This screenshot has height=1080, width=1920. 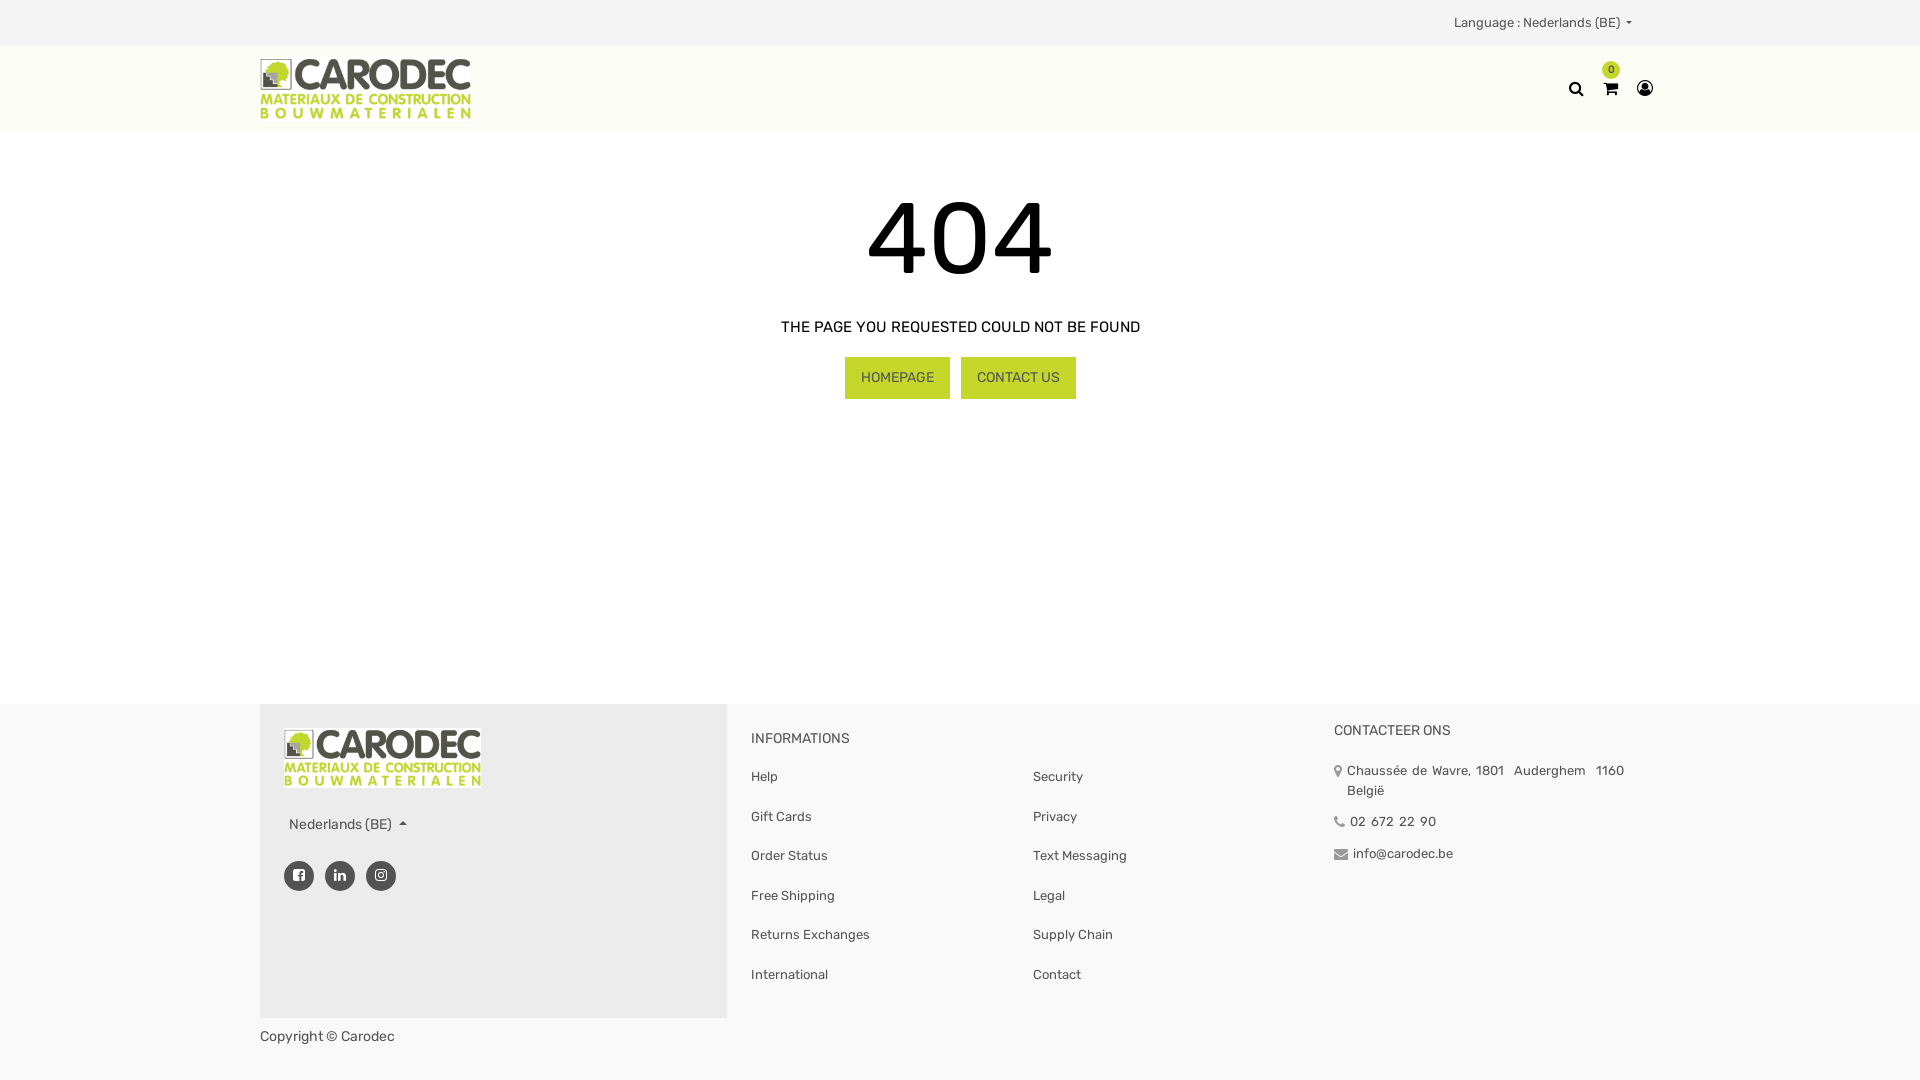 What do you see at coordinates (347, 824) in the screenshot?
I see `'Nederlands (BE)'` at bounding box center [347, 824].